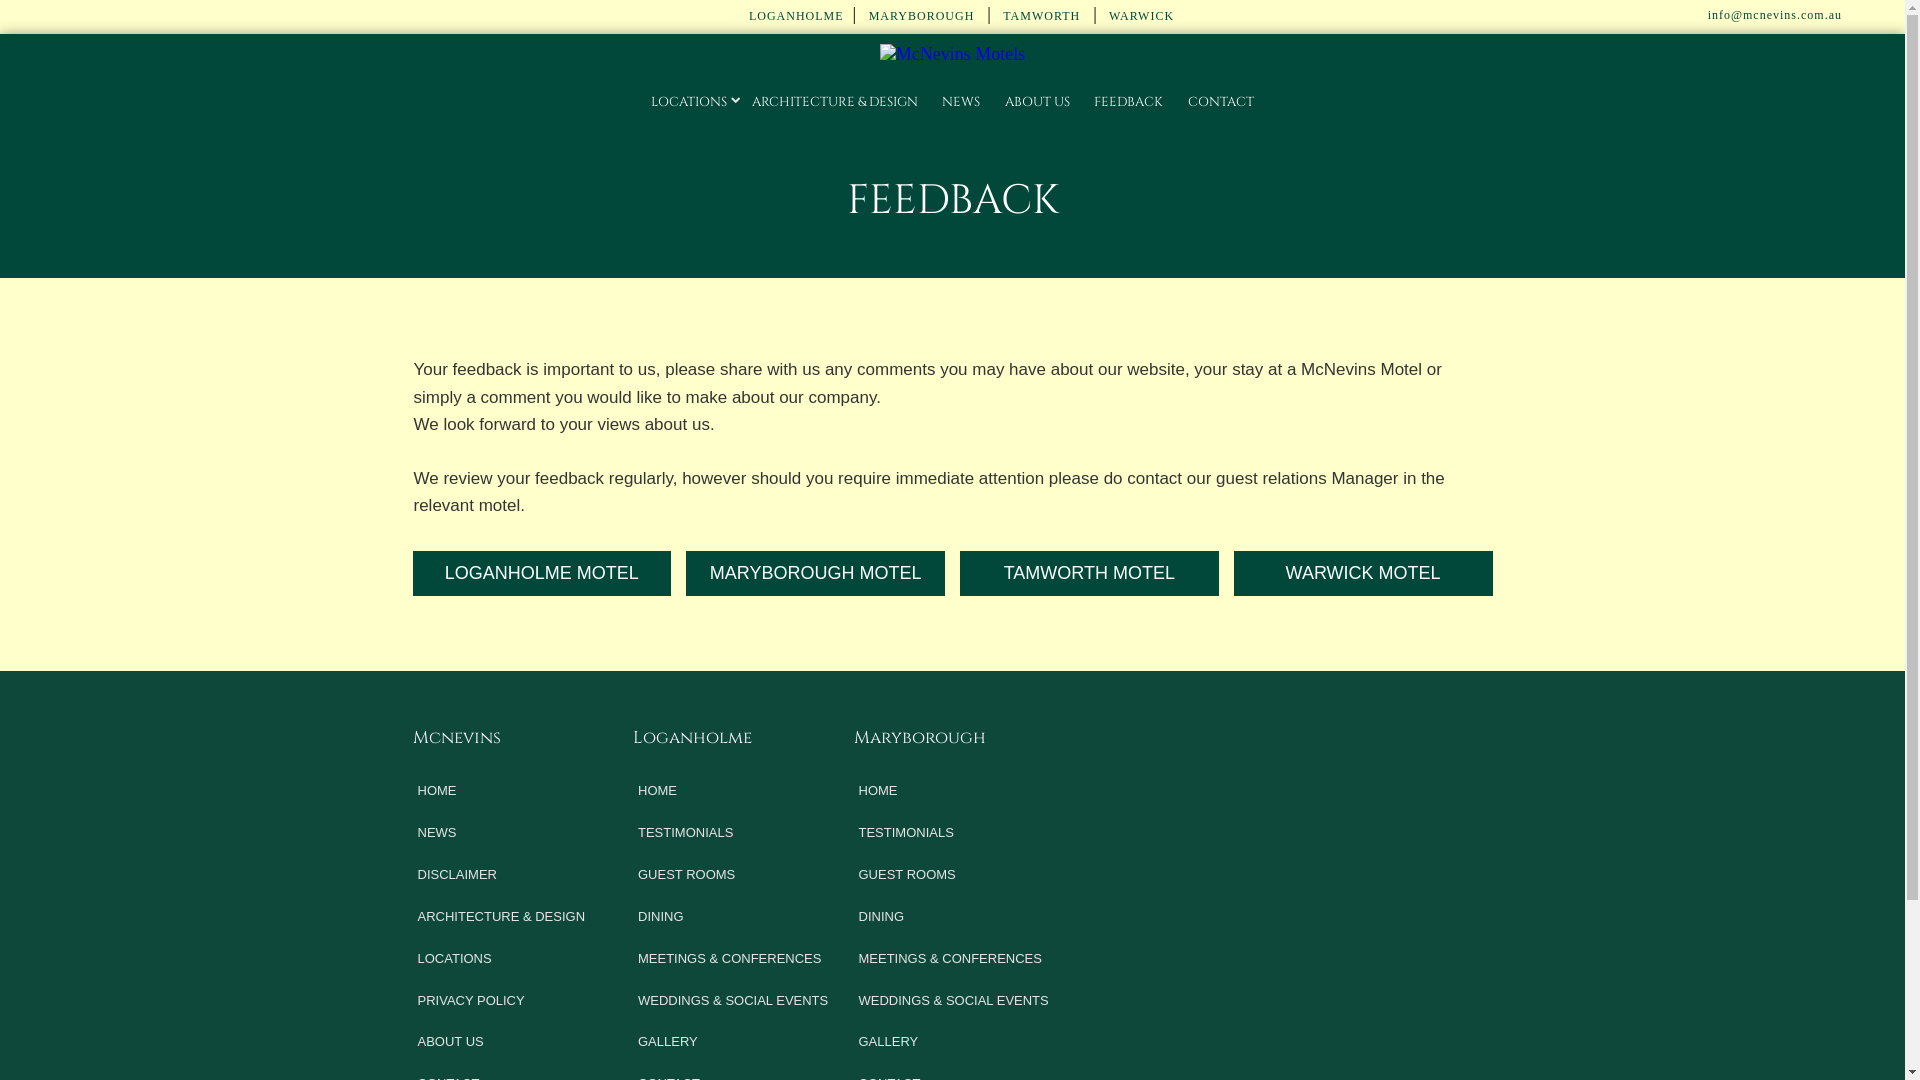  Describe the element at coordinates (1137, 15) in the screenshot. I see `'  WARWICK'` at that location.